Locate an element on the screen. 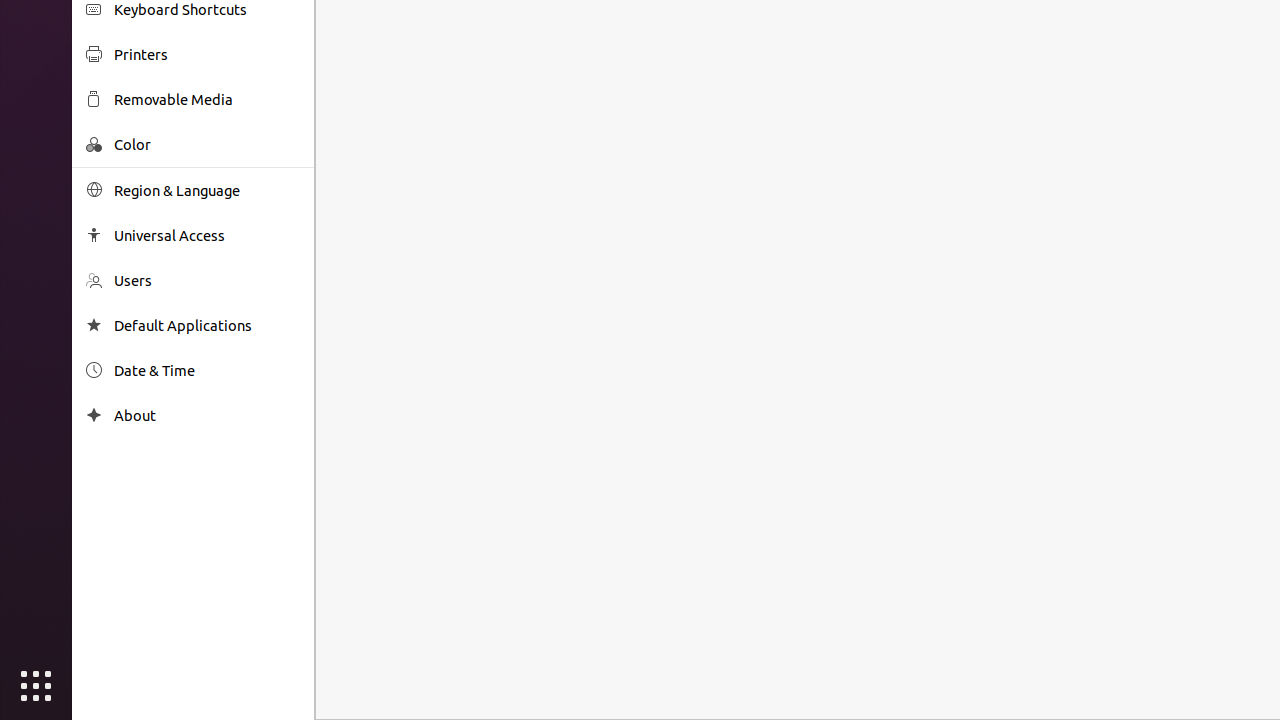  'Printers' is located at coordinates (206, 53).